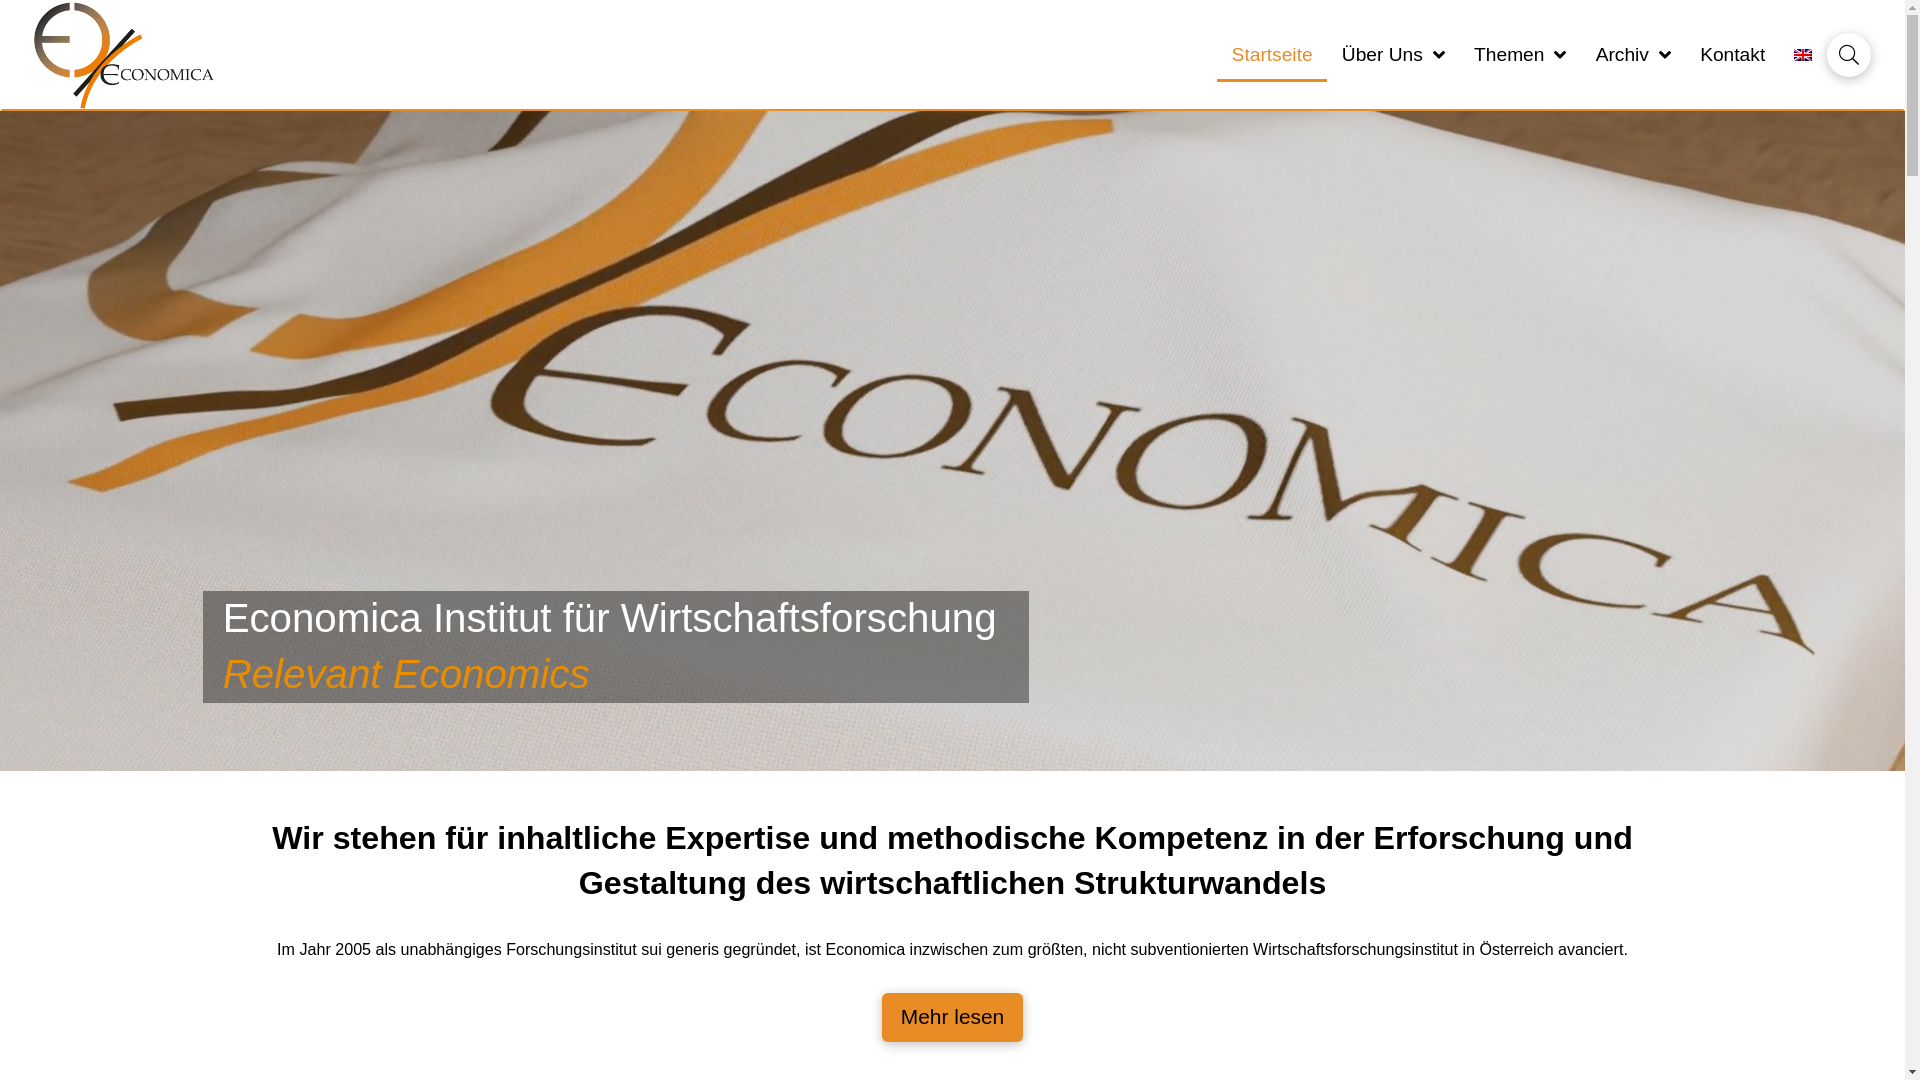 The height and width of the screenshot is (1080, 1920). Describe the element at coordinates (1271, 54) in the screenshot. I see `'Startseite'` at that location.